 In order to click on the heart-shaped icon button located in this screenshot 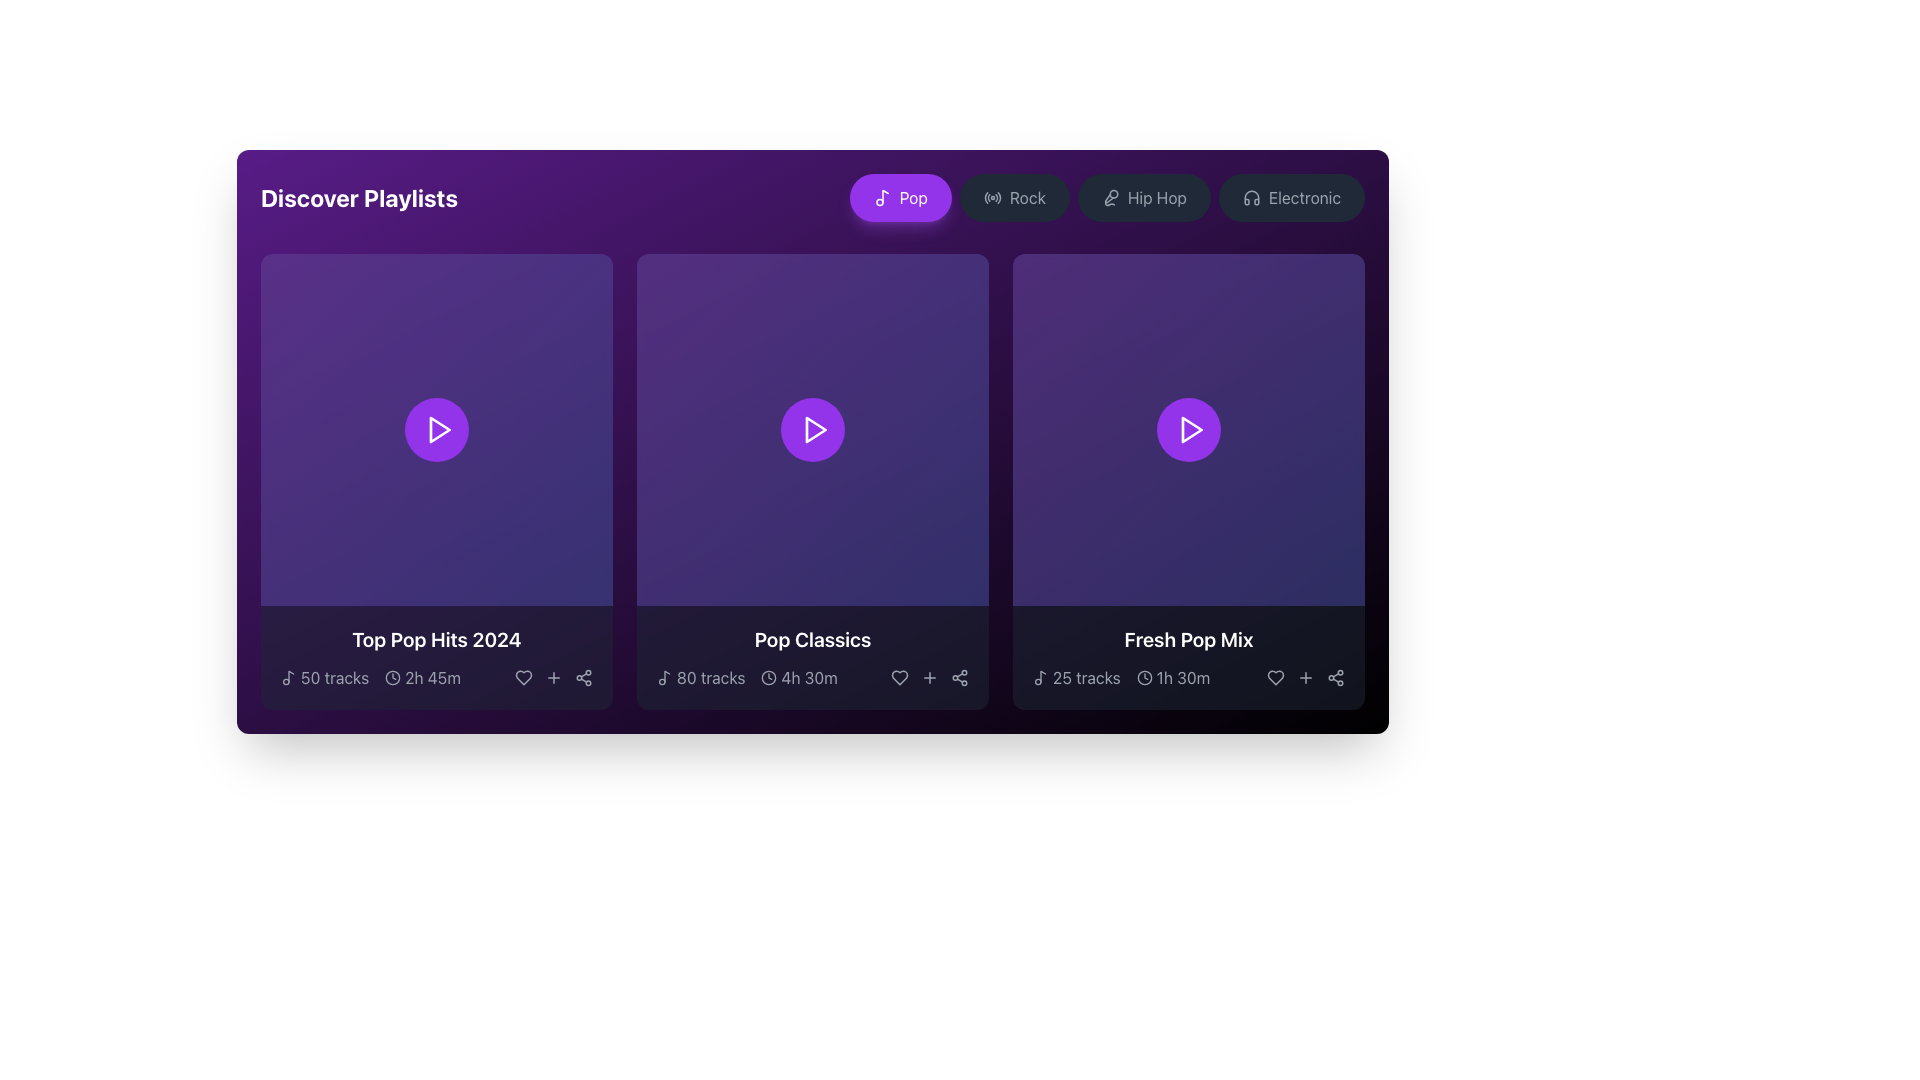, I will do `click(1275, 677)`.